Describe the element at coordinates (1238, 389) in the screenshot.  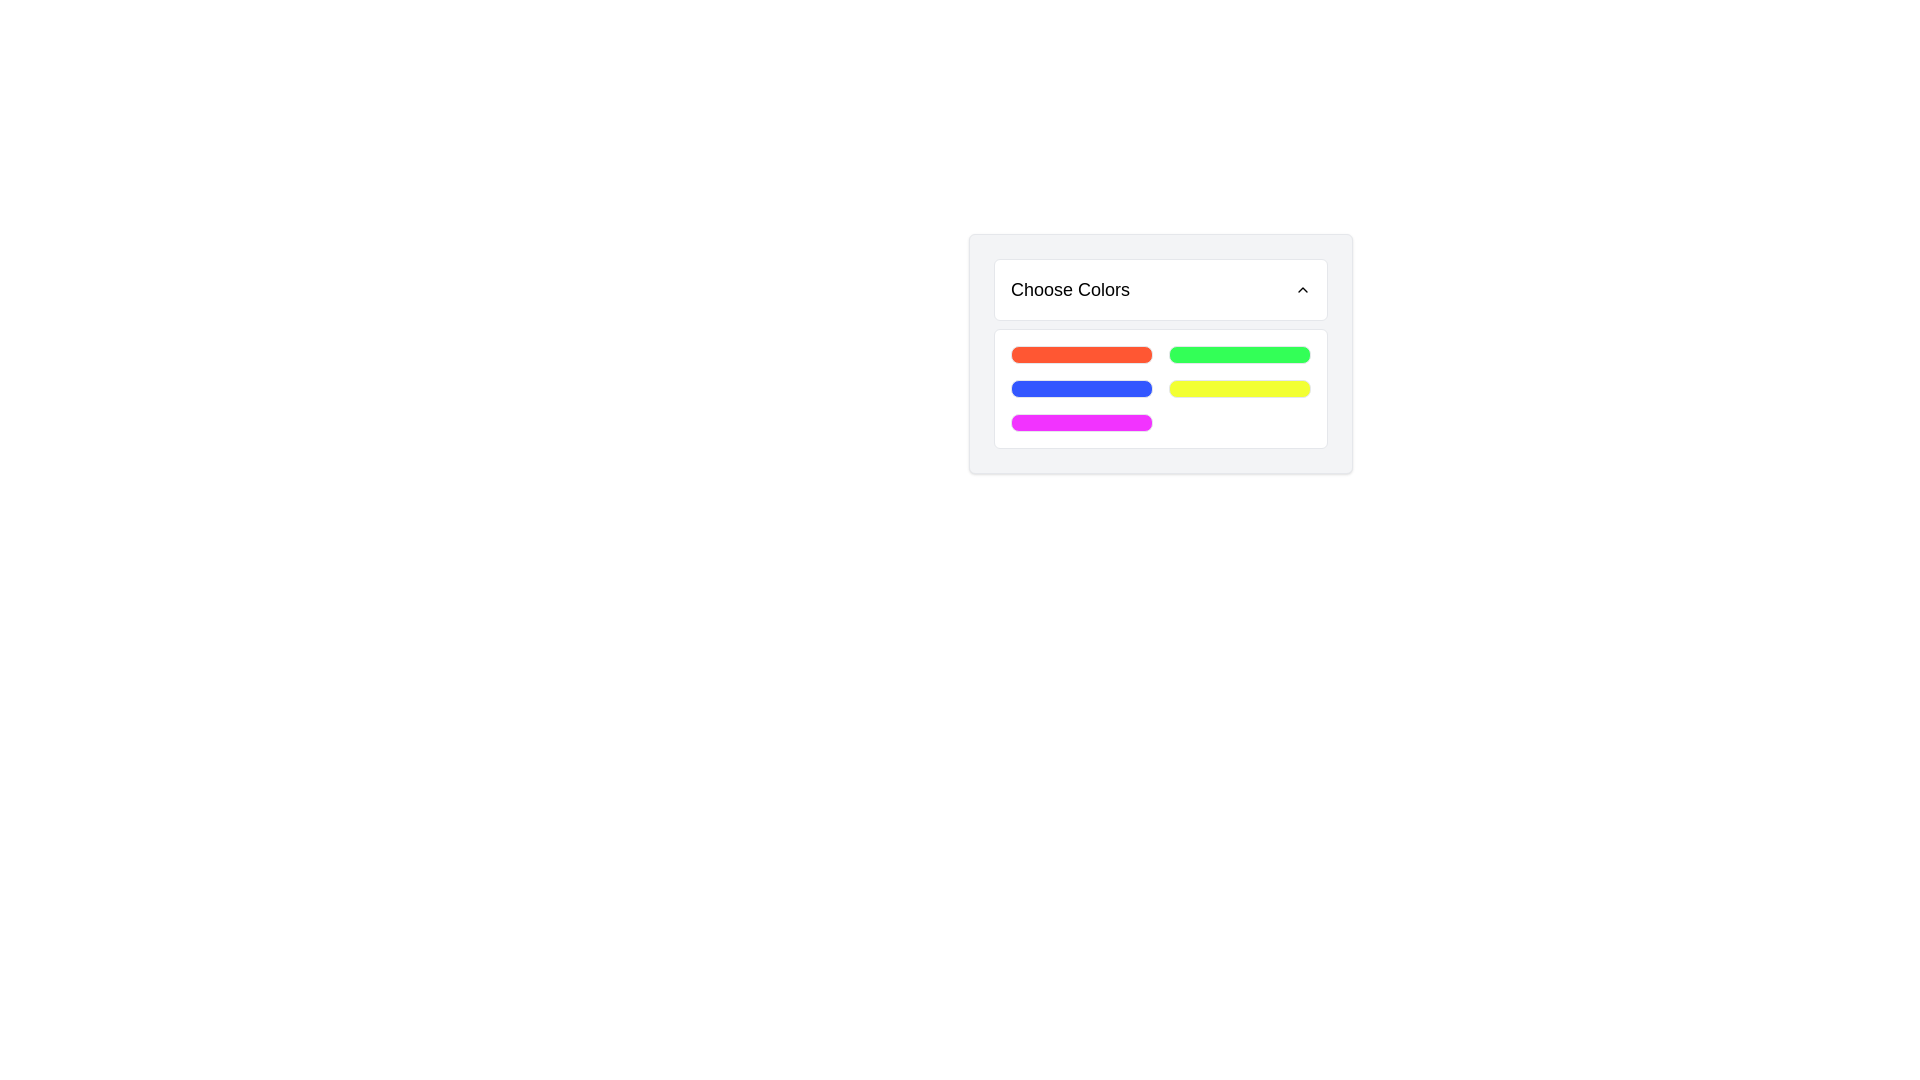
I see `the interactive box located in the fourth row and second column of the grid` at that location.